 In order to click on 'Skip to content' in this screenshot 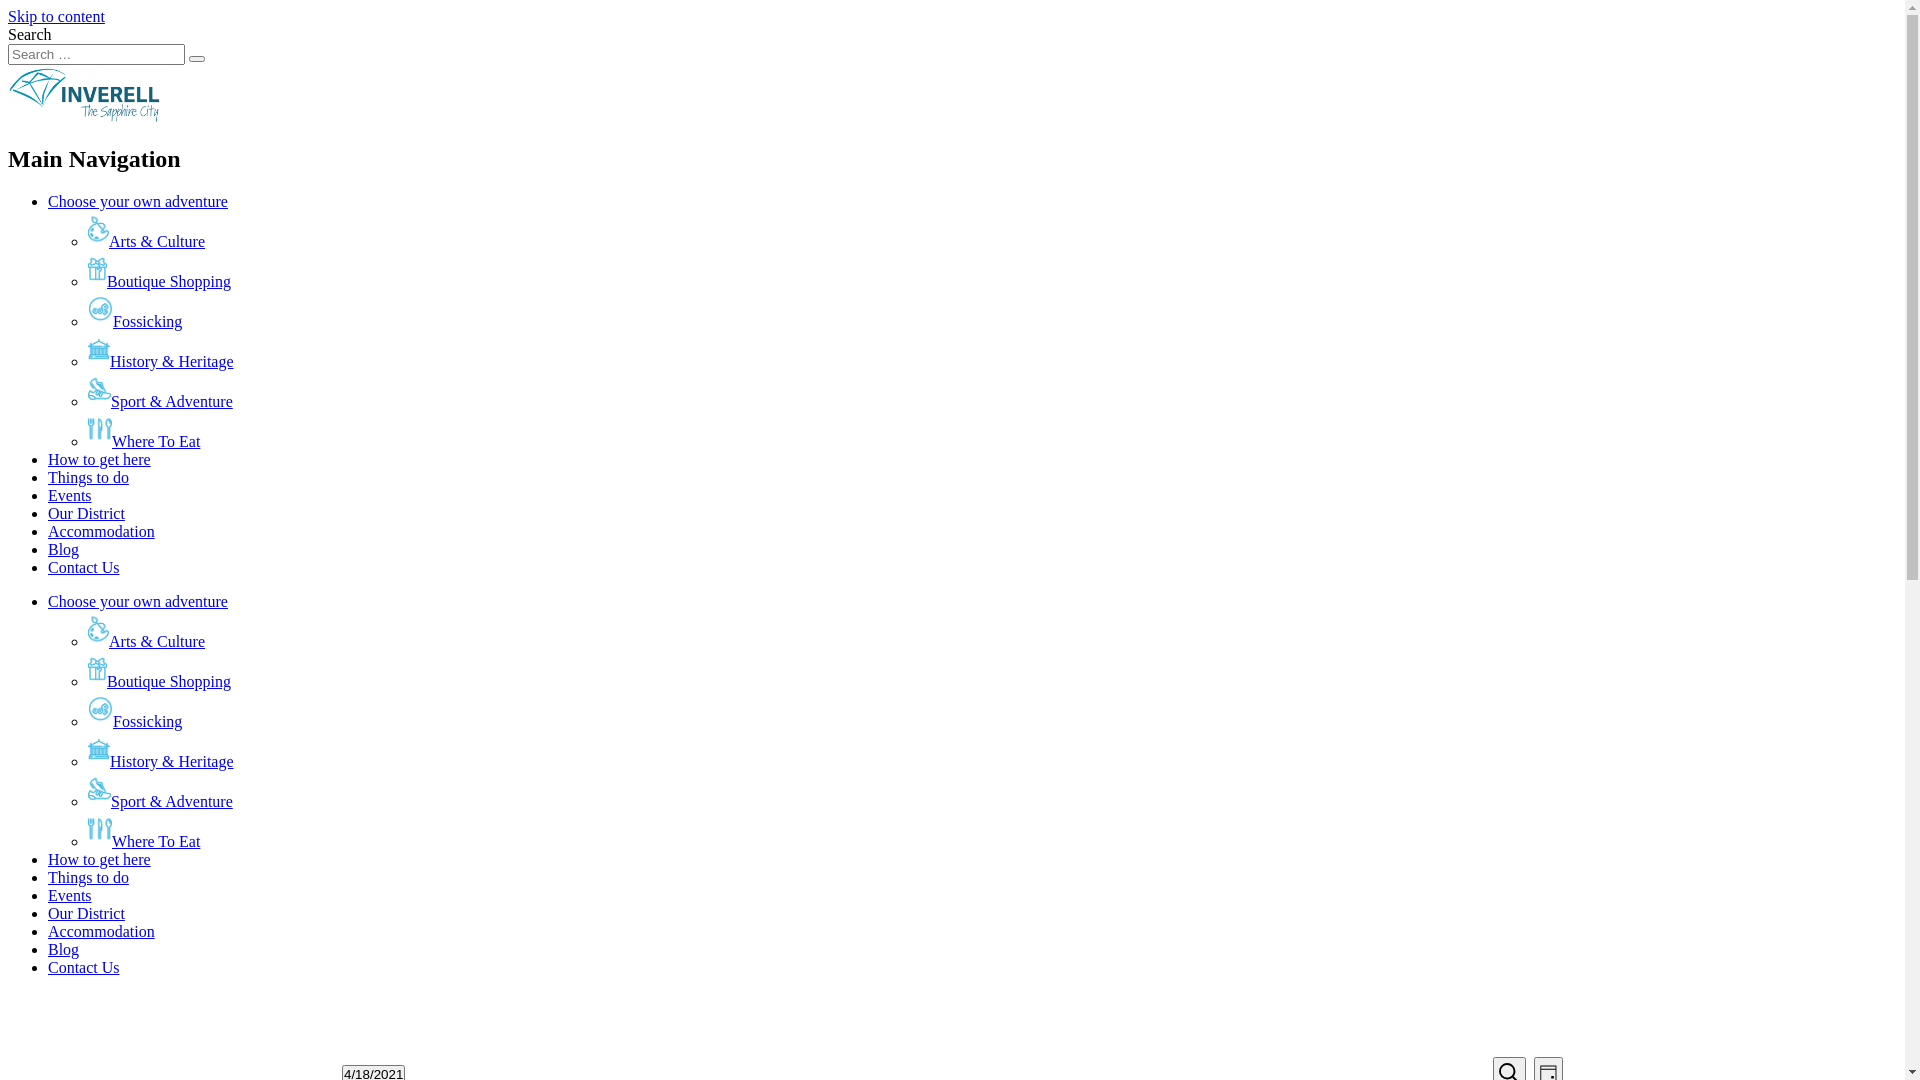, I will do `click(56, 16)`.